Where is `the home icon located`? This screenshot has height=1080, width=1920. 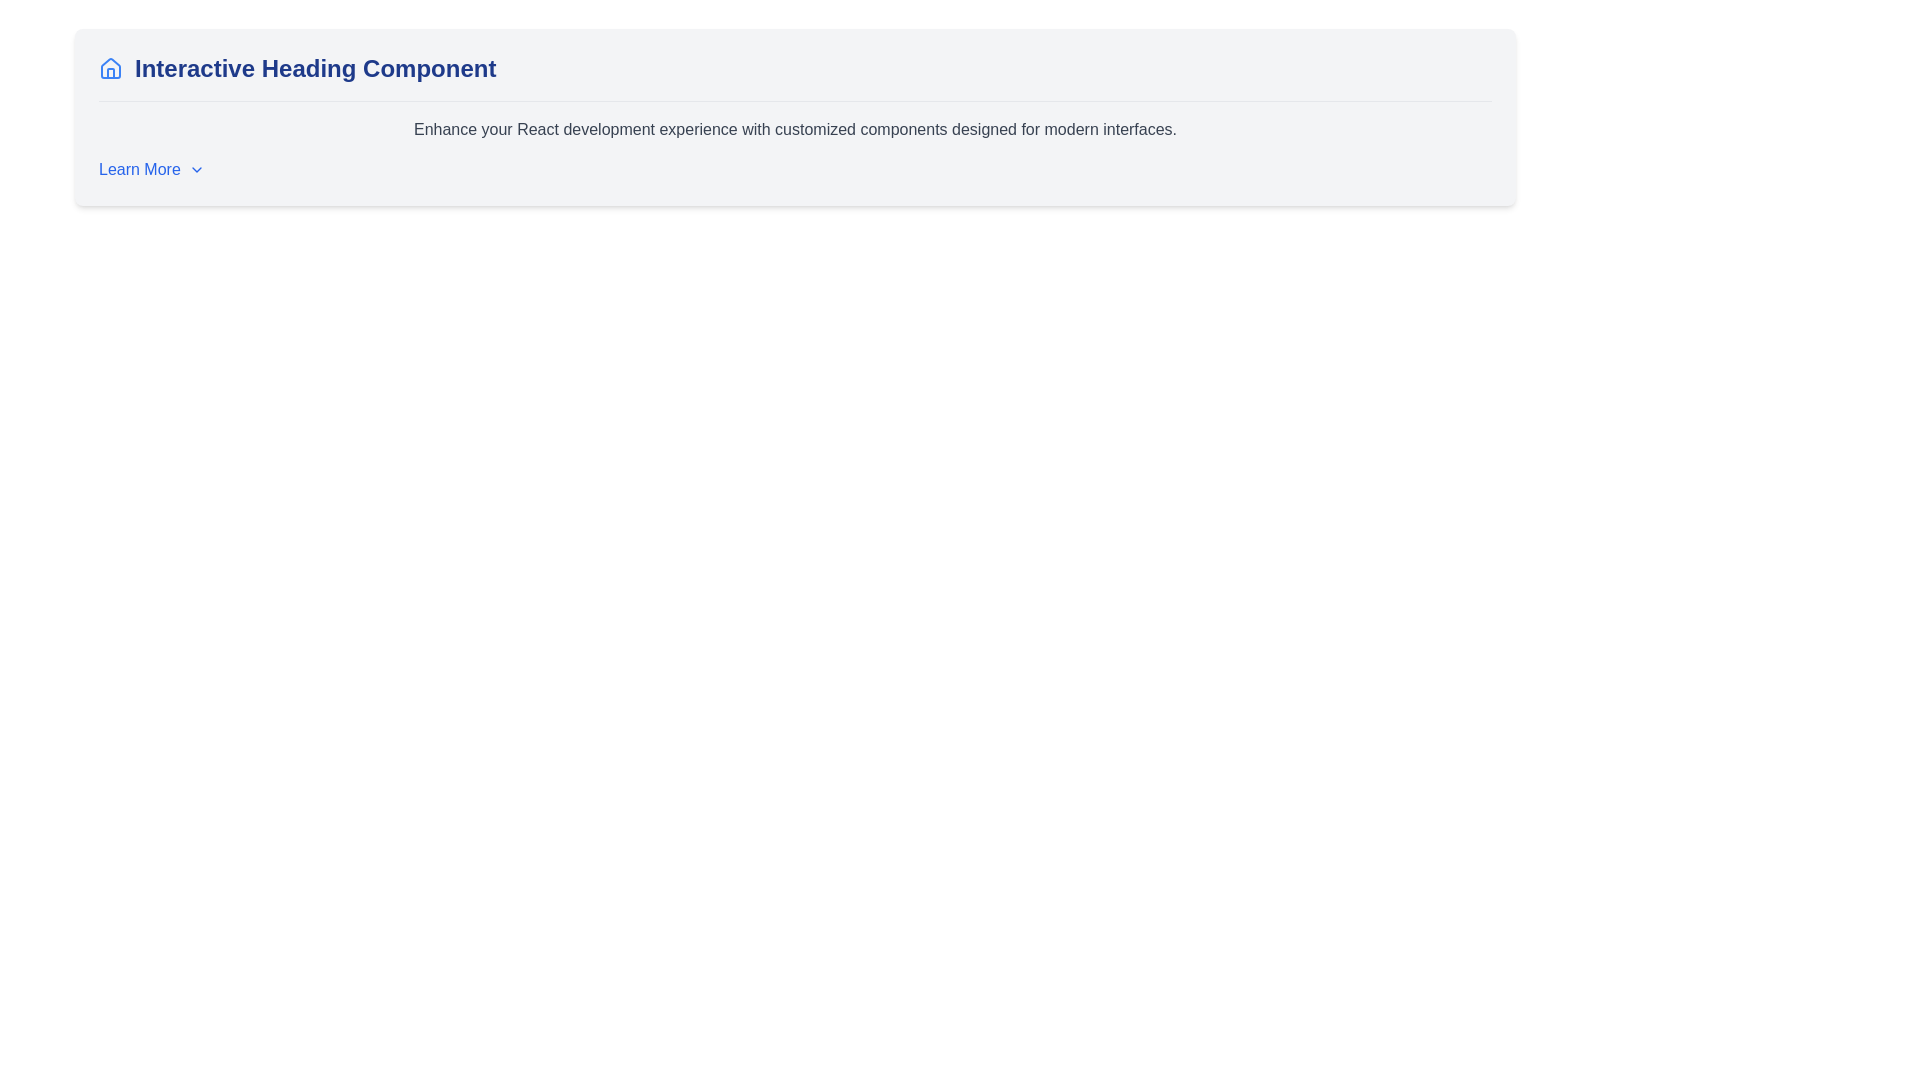 the home icon located is located at coordinates (109, 68).